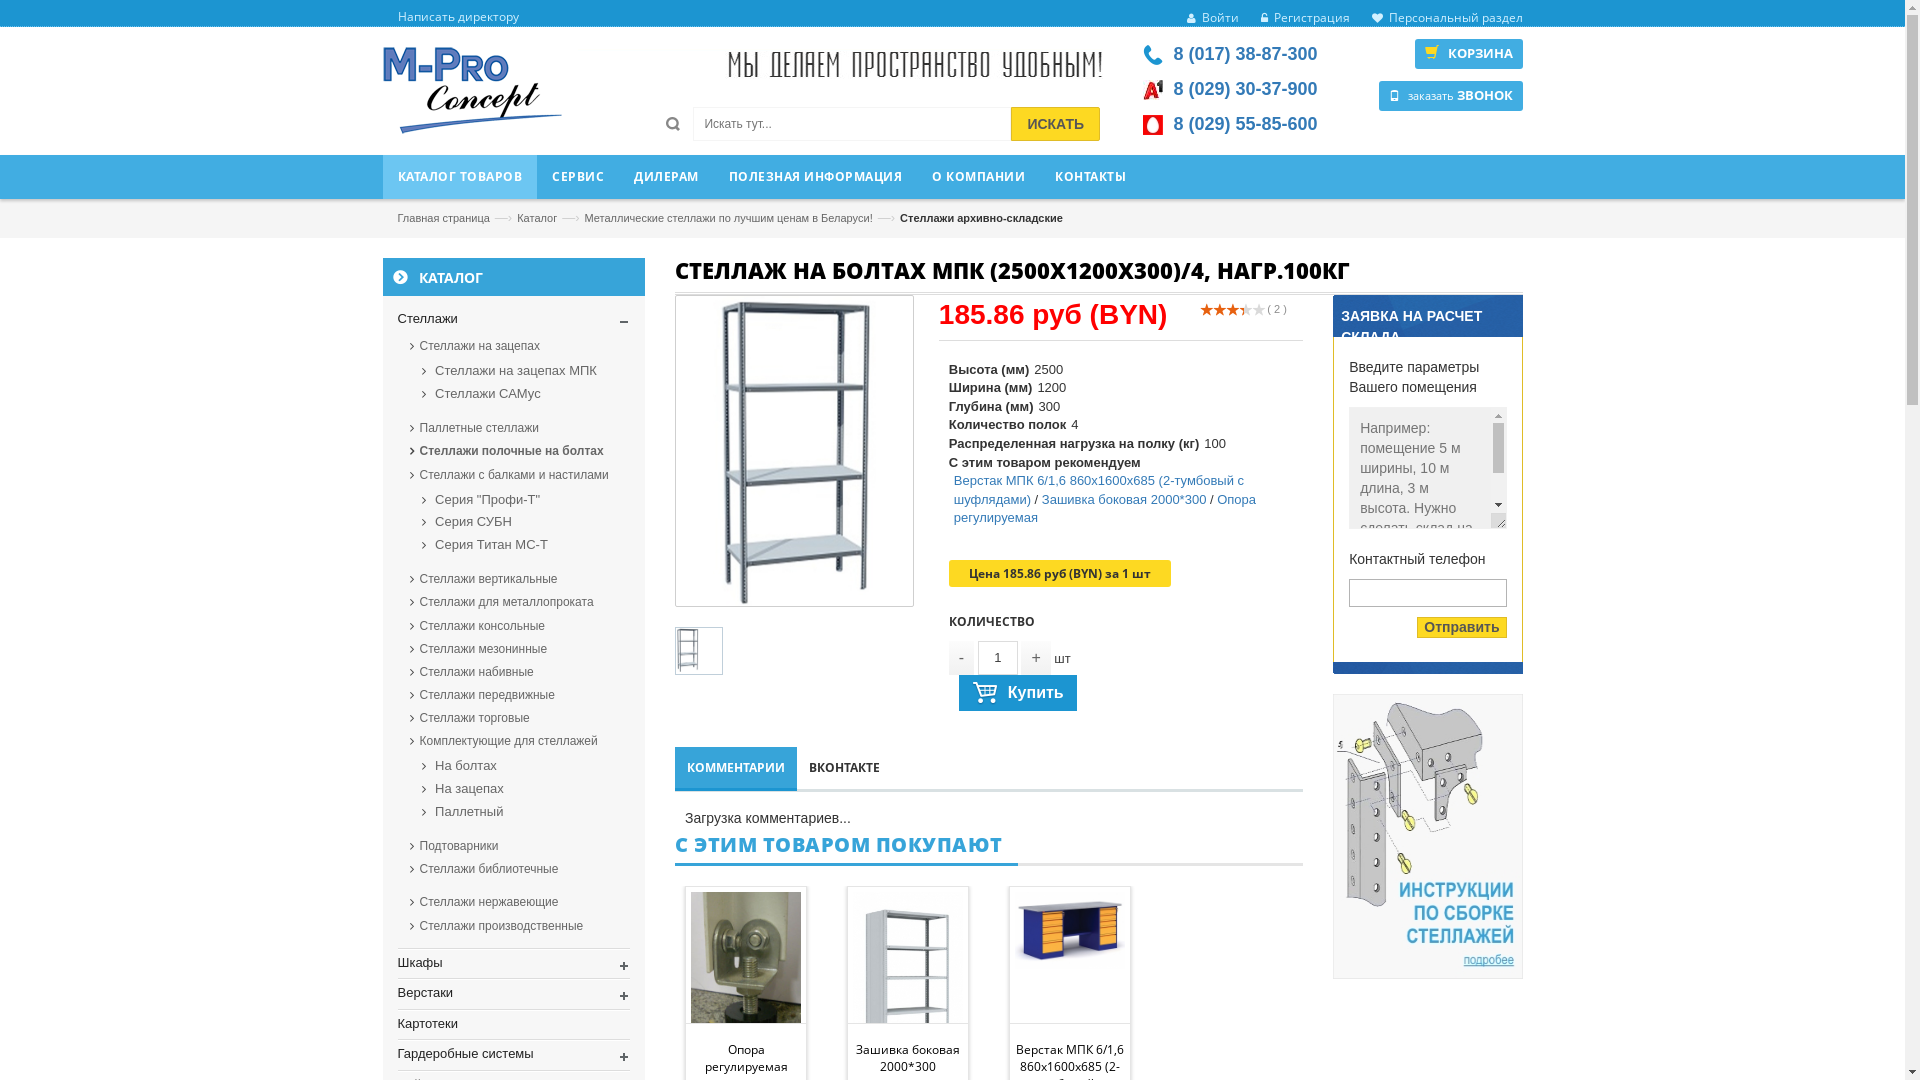  I want to click on '+', so click(1021, 658).